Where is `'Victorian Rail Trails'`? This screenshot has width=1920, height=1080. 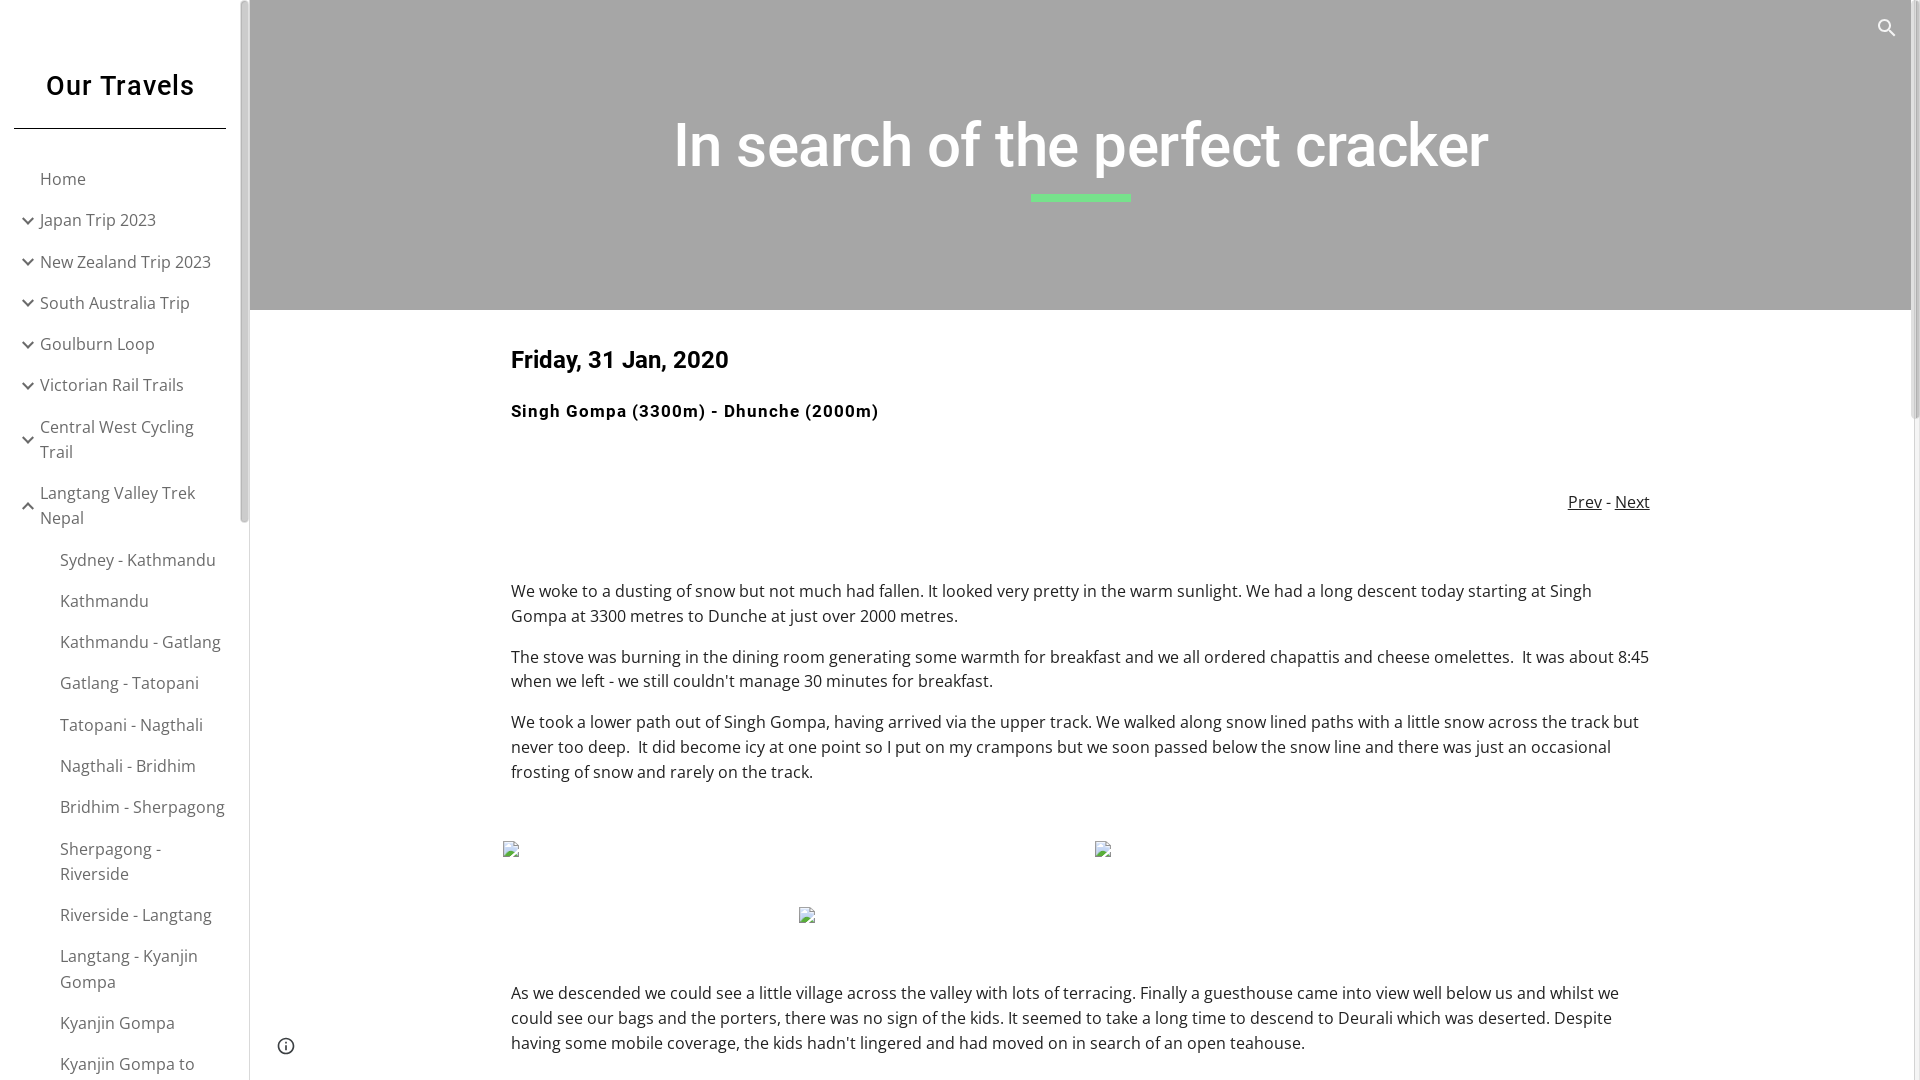
'Victorian Rail Trails' is located at coordinates (35, 385).